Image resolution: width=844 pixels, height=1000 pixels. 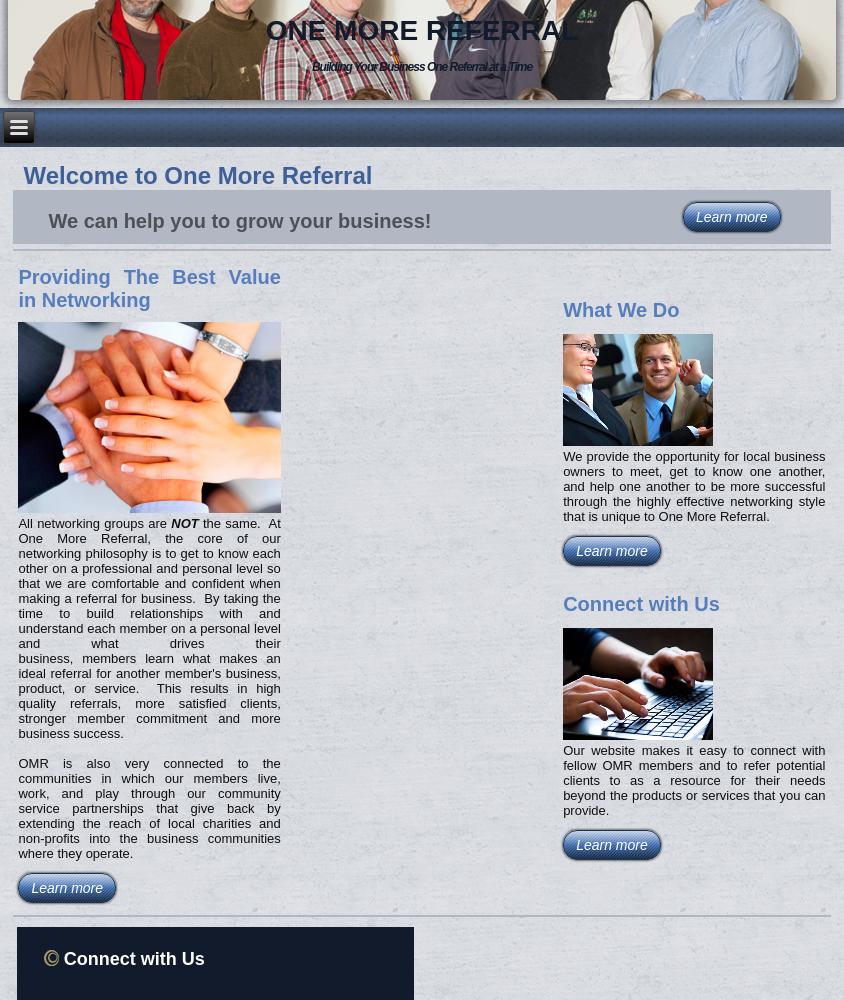 What do you see at coordinates (238, 220) in the screenshot?
I see `'We can help you to grow your business!'` at bounding box center [238, 220].